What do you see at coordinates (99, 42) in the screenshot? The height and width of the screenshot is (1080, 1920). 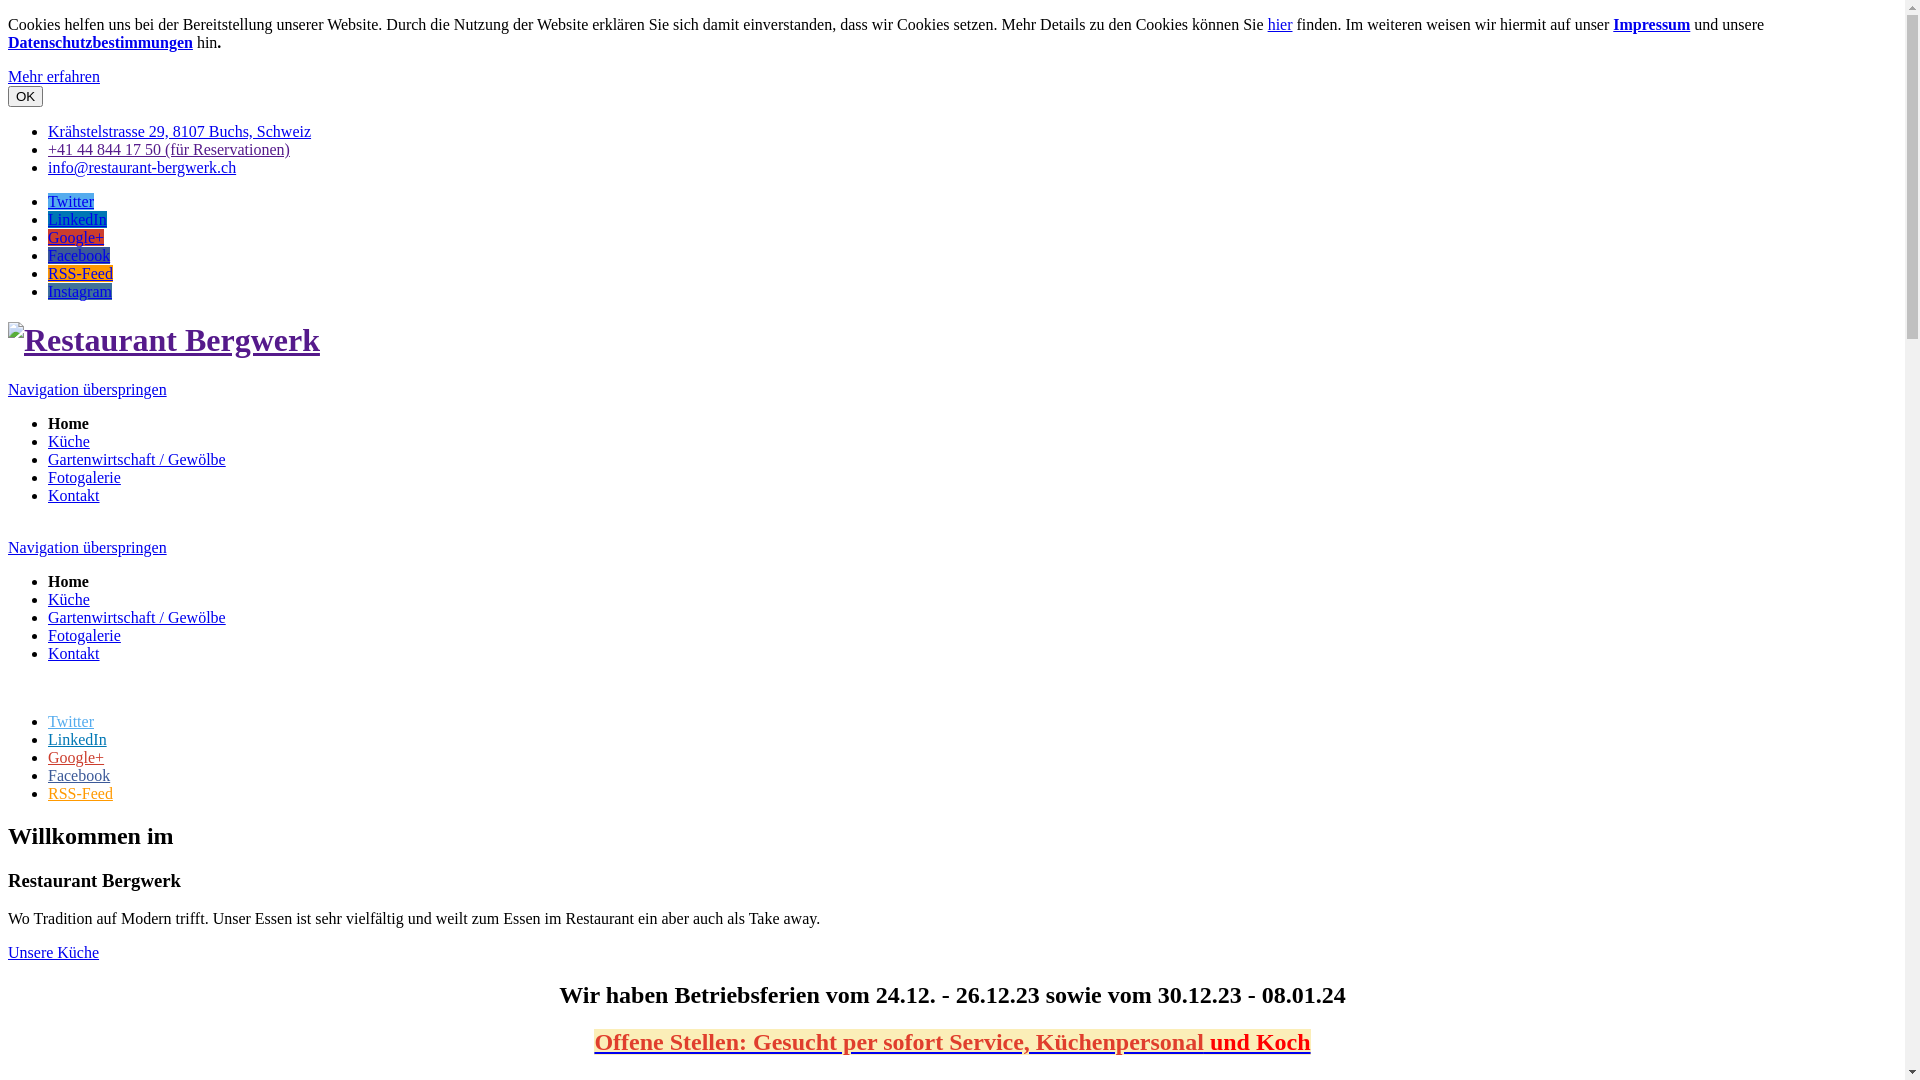 I see `'Datenschutzbestimmungen'` at bounding box center [99, 42].